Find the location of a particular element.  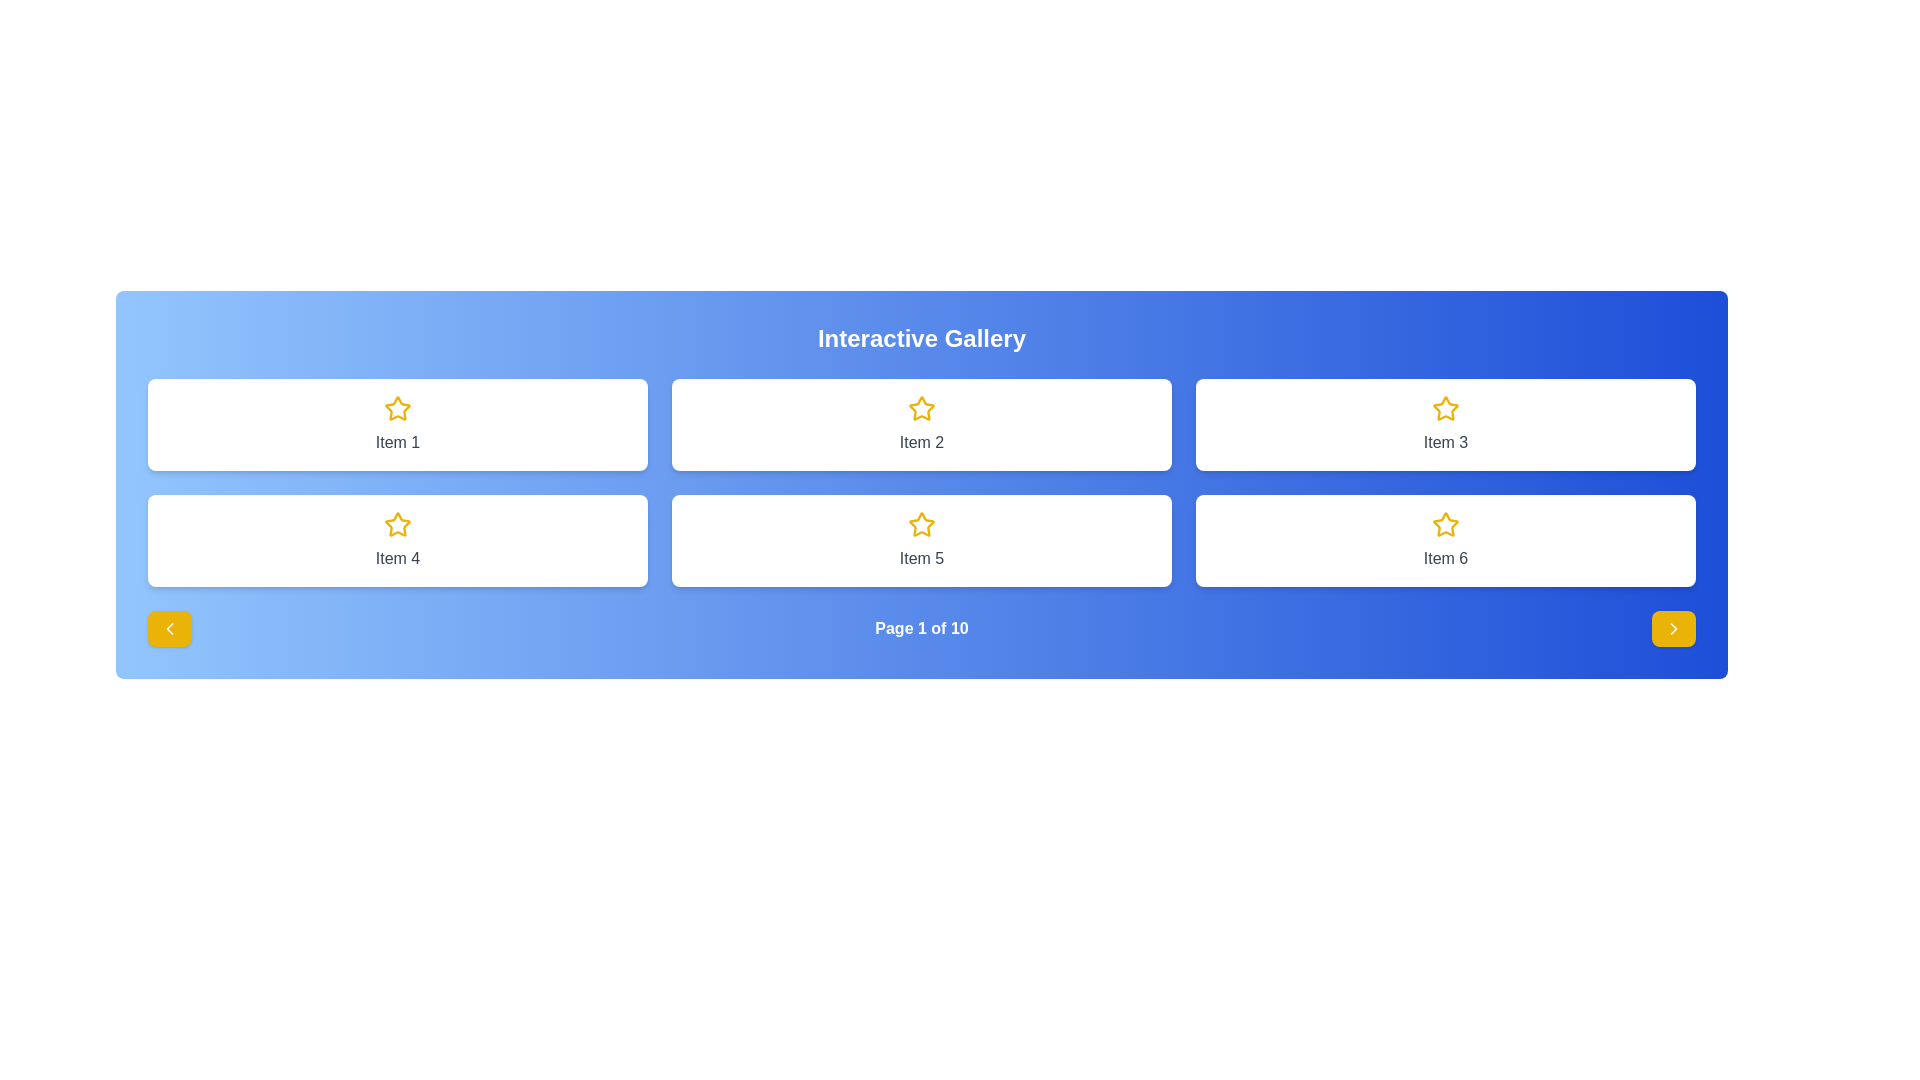

the yellow button with rounded corners located in the bottom-right corner of the navigation bar to observe its hover effects is located at coordinates (1674, 627).